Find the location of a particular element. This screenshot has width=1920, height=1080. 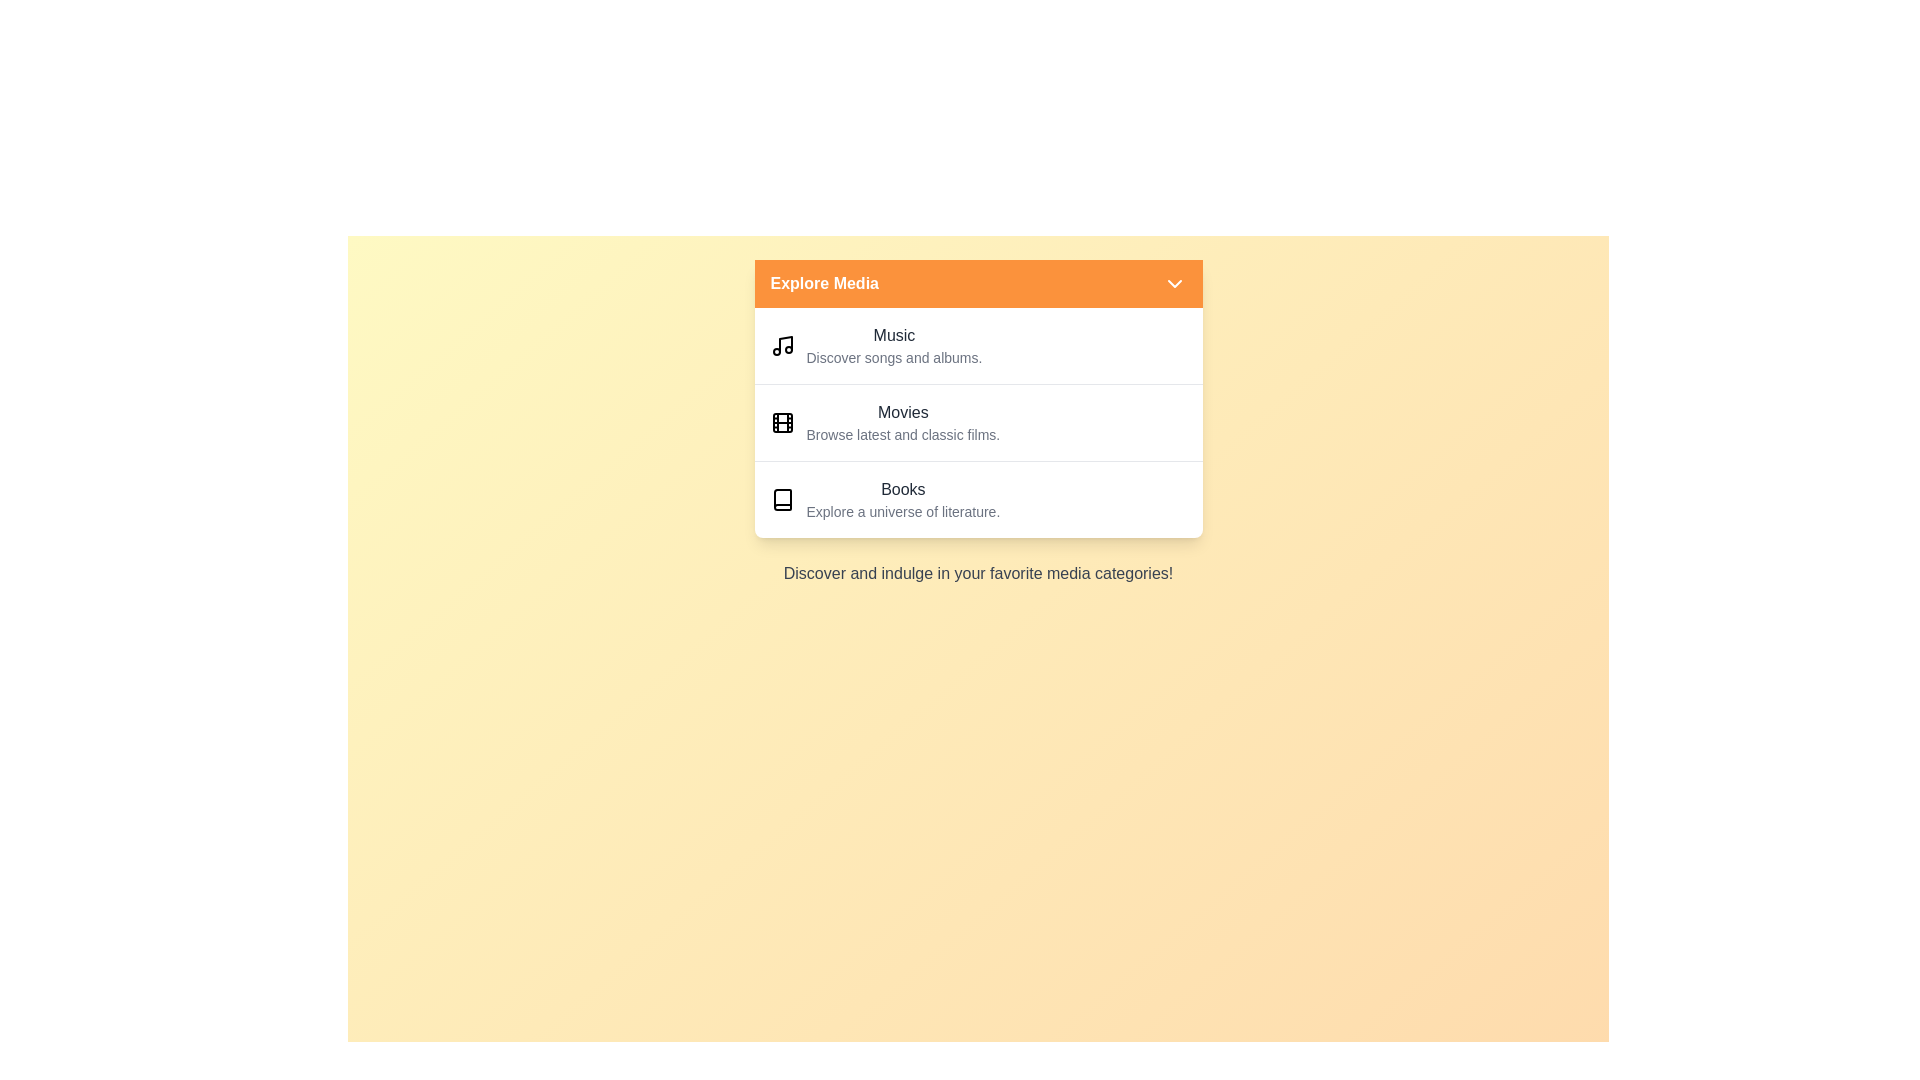

the media category Movies by clicking on its corresponding list item is located at coordinates (978, 421).